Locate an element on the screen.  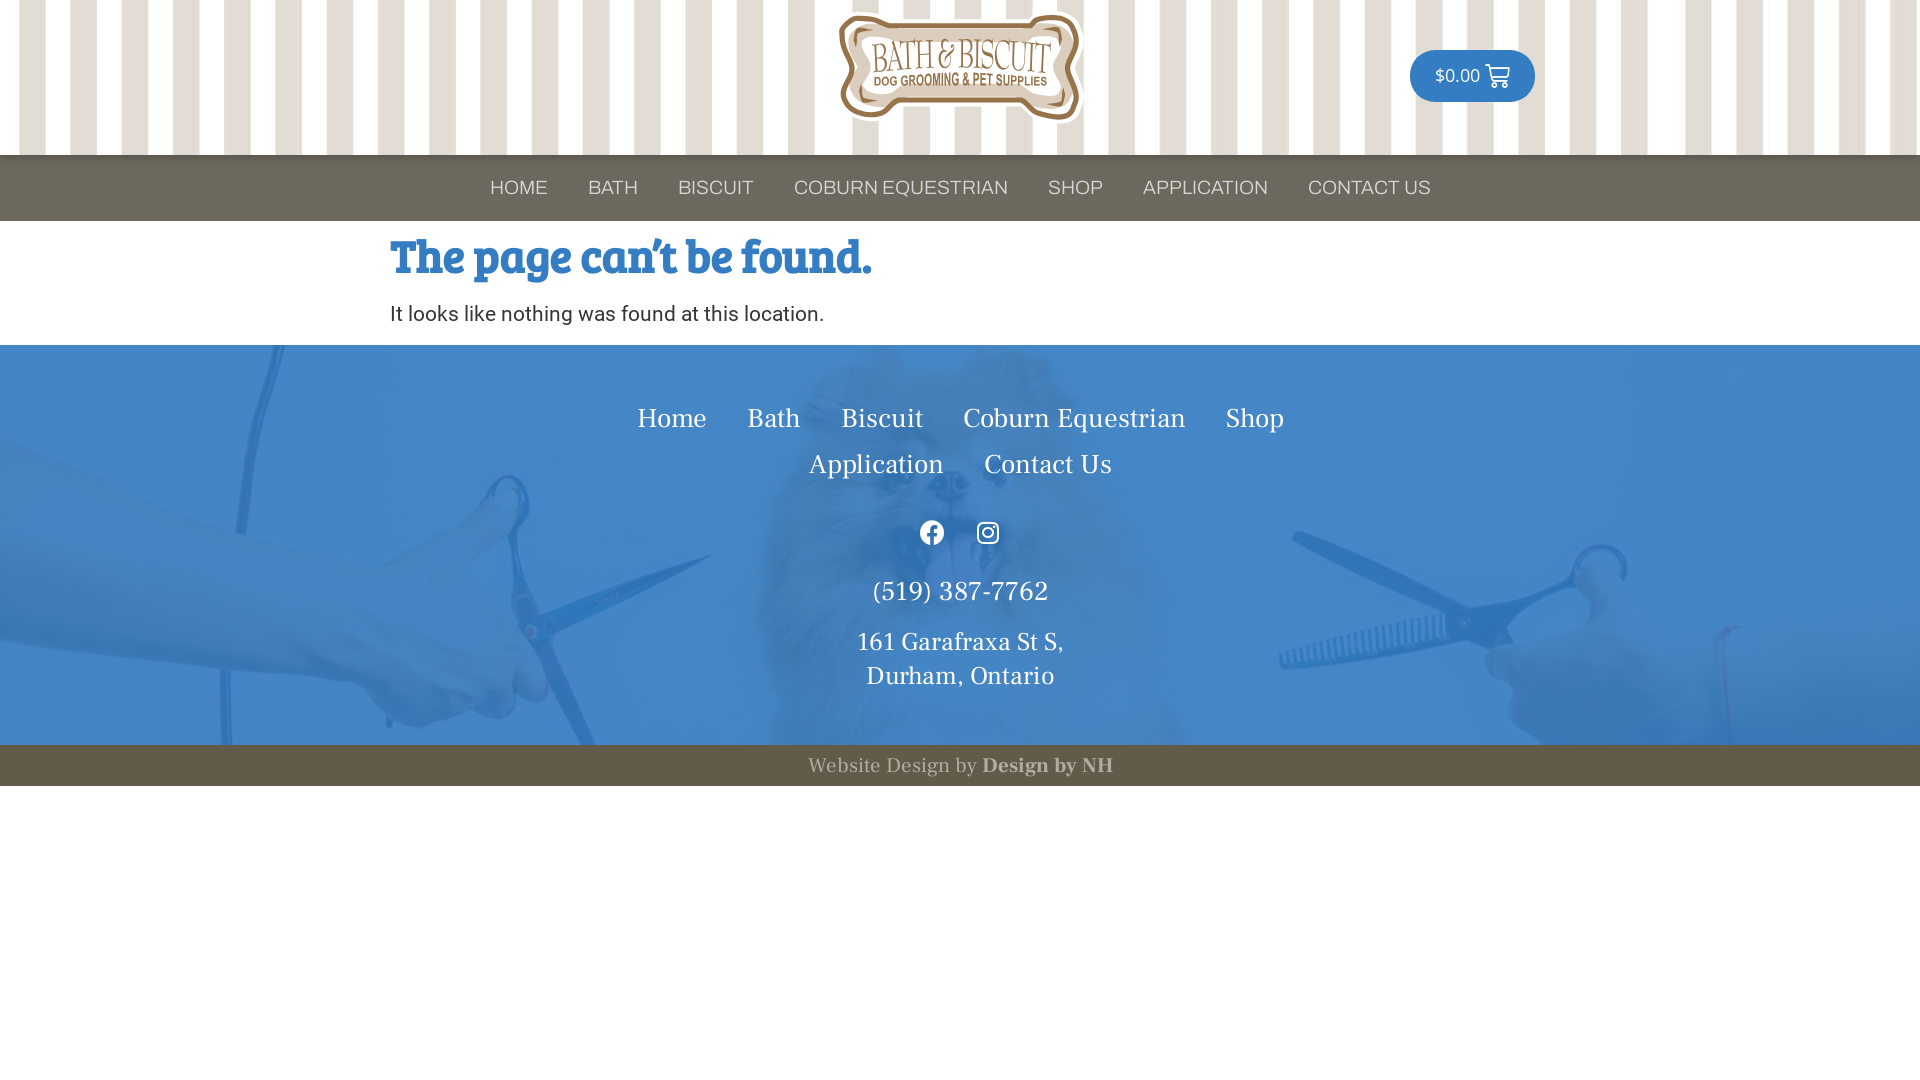
'COBURN EQUESTRIAN' is located at coordinates (900, 188).